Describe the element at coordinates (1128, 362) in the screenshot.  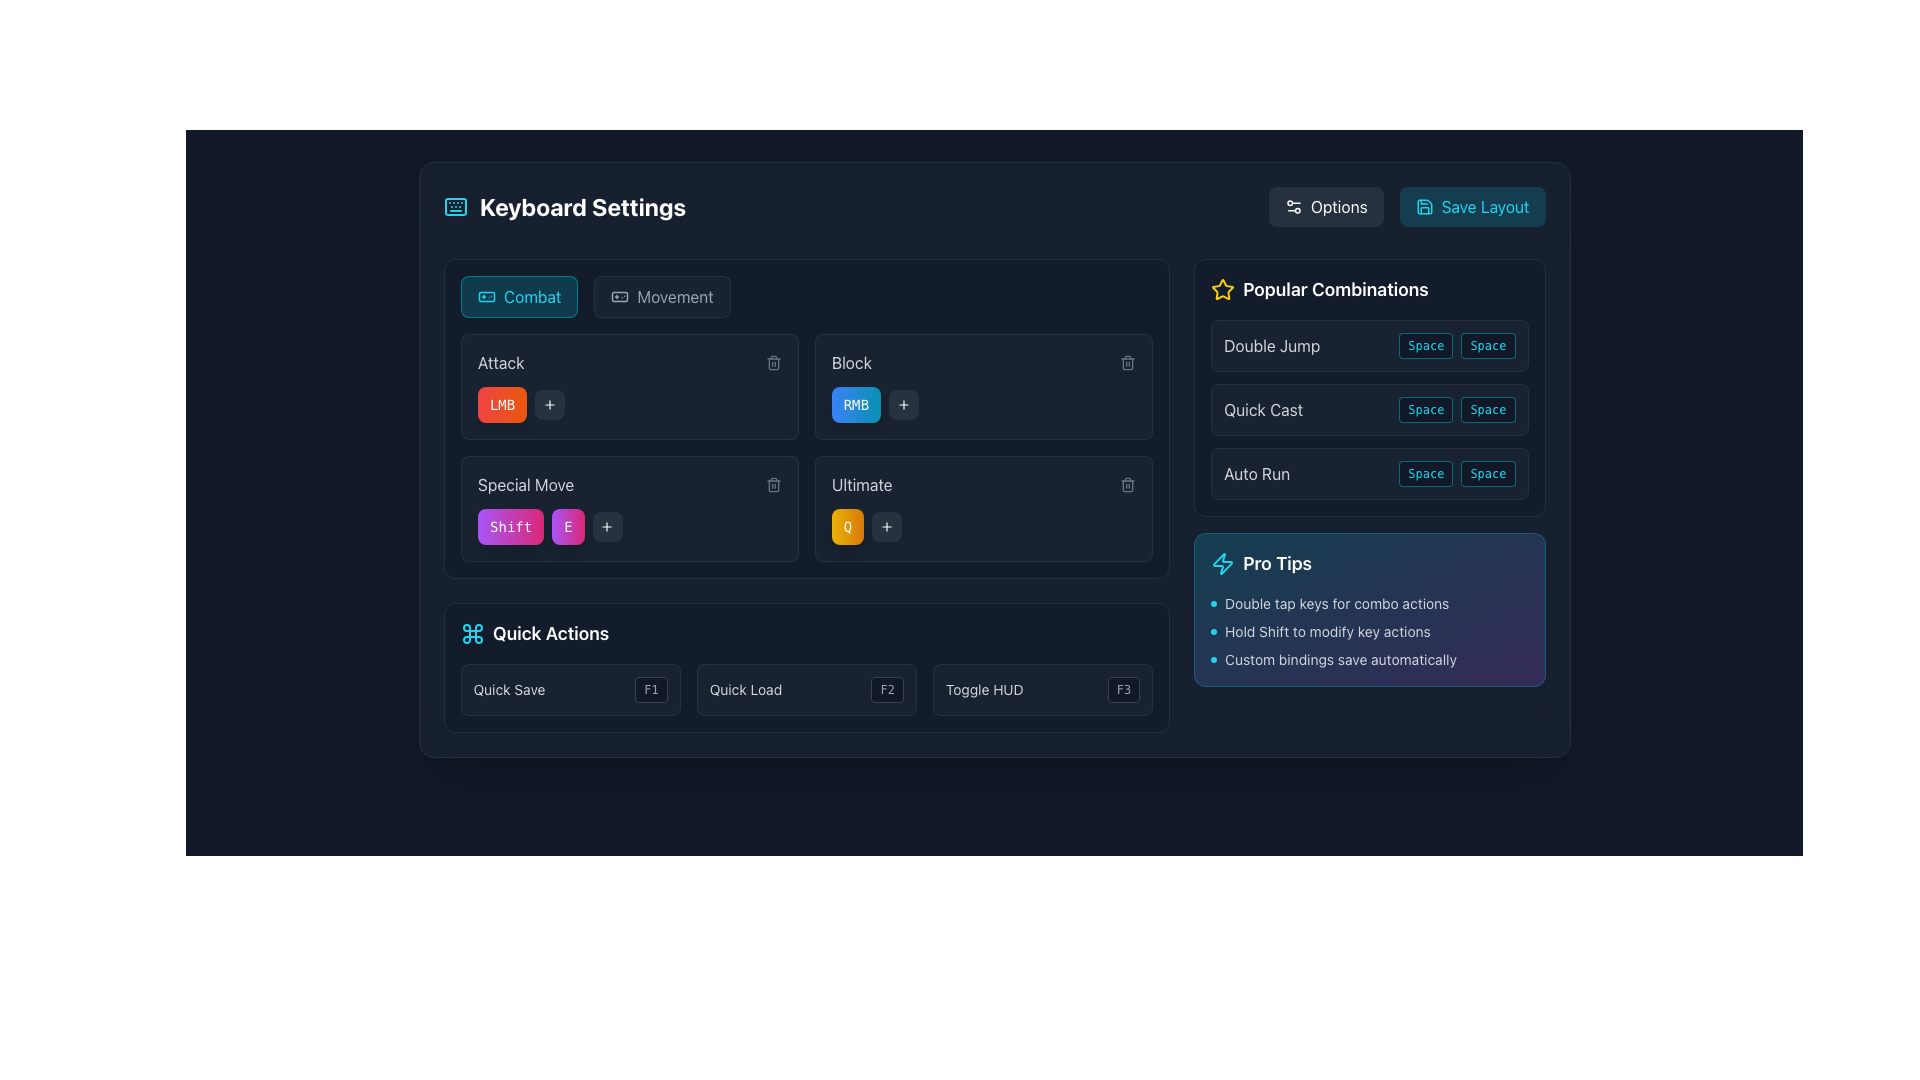
I see `the delete button for the 'Block' keyboard action located on the rightmost side beside the 'RMB' button` at that location.